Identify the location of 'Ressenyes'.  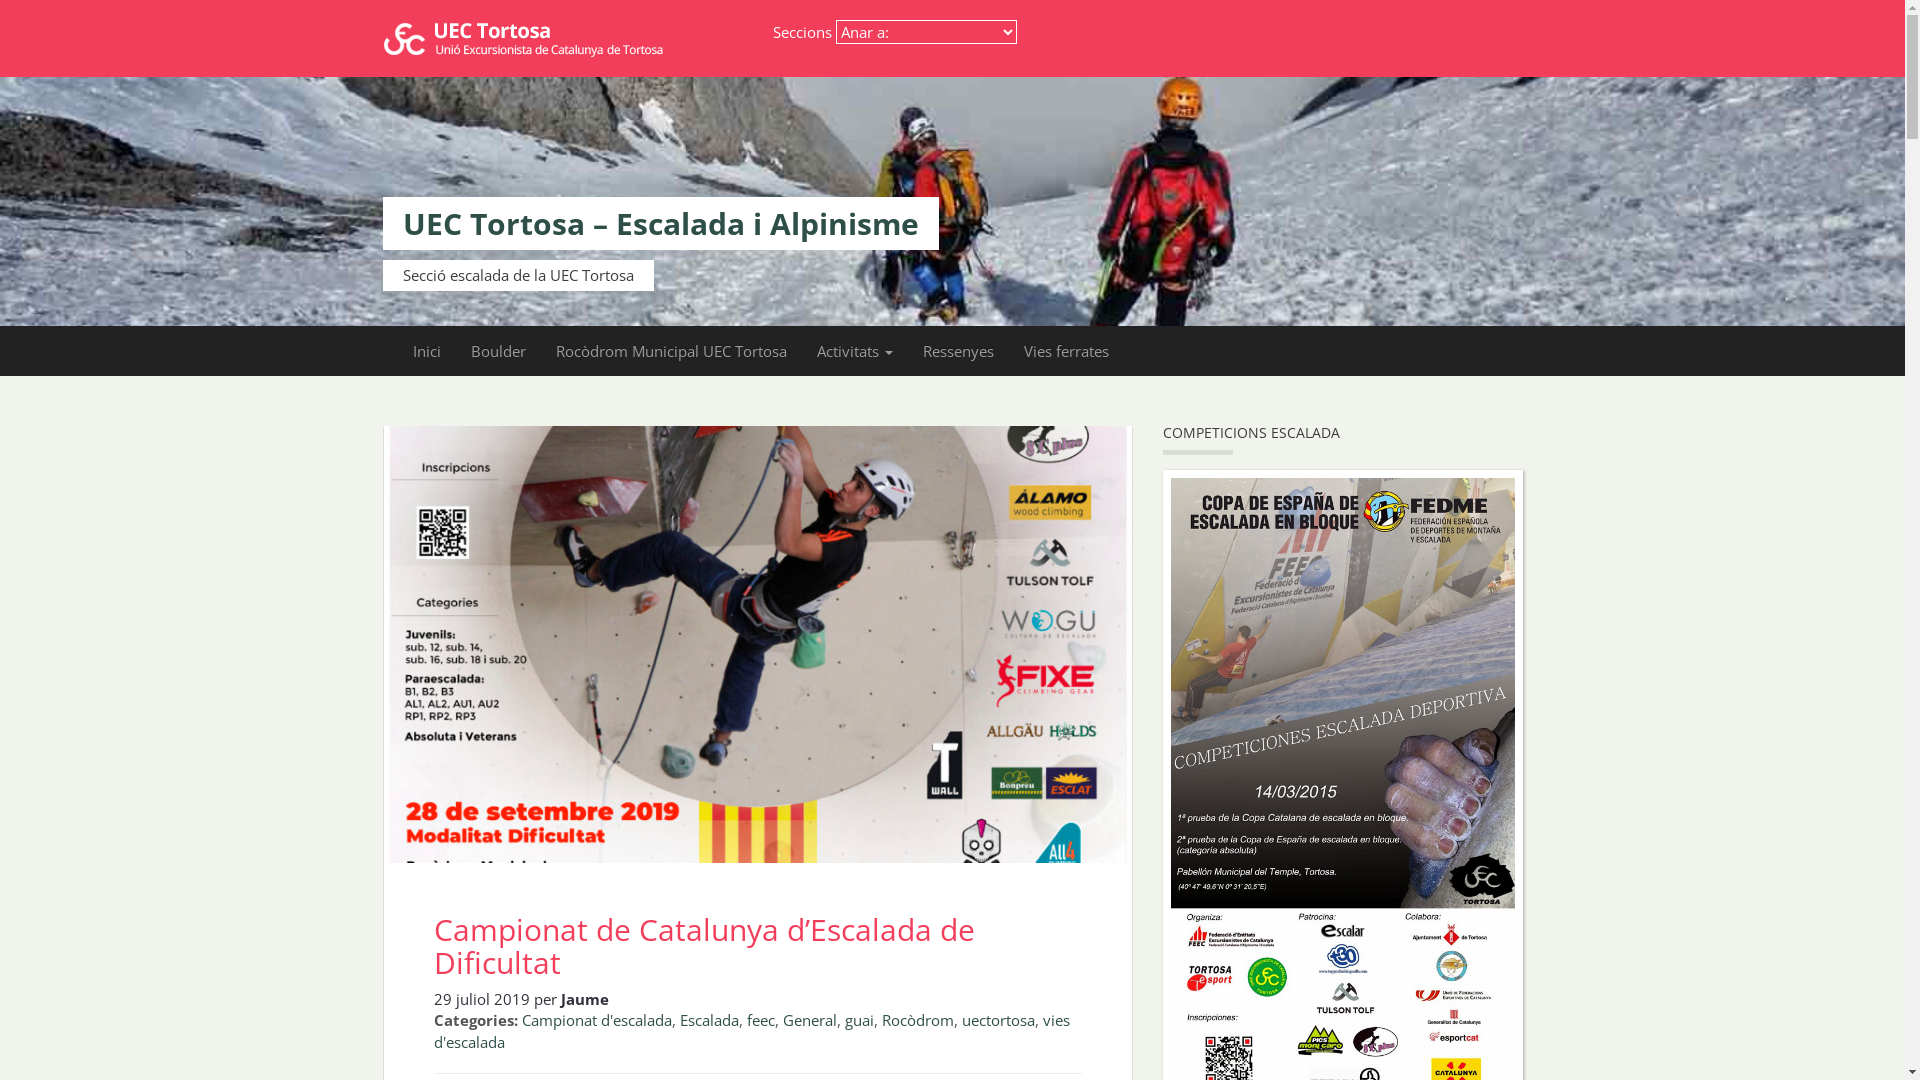
(957, 350).